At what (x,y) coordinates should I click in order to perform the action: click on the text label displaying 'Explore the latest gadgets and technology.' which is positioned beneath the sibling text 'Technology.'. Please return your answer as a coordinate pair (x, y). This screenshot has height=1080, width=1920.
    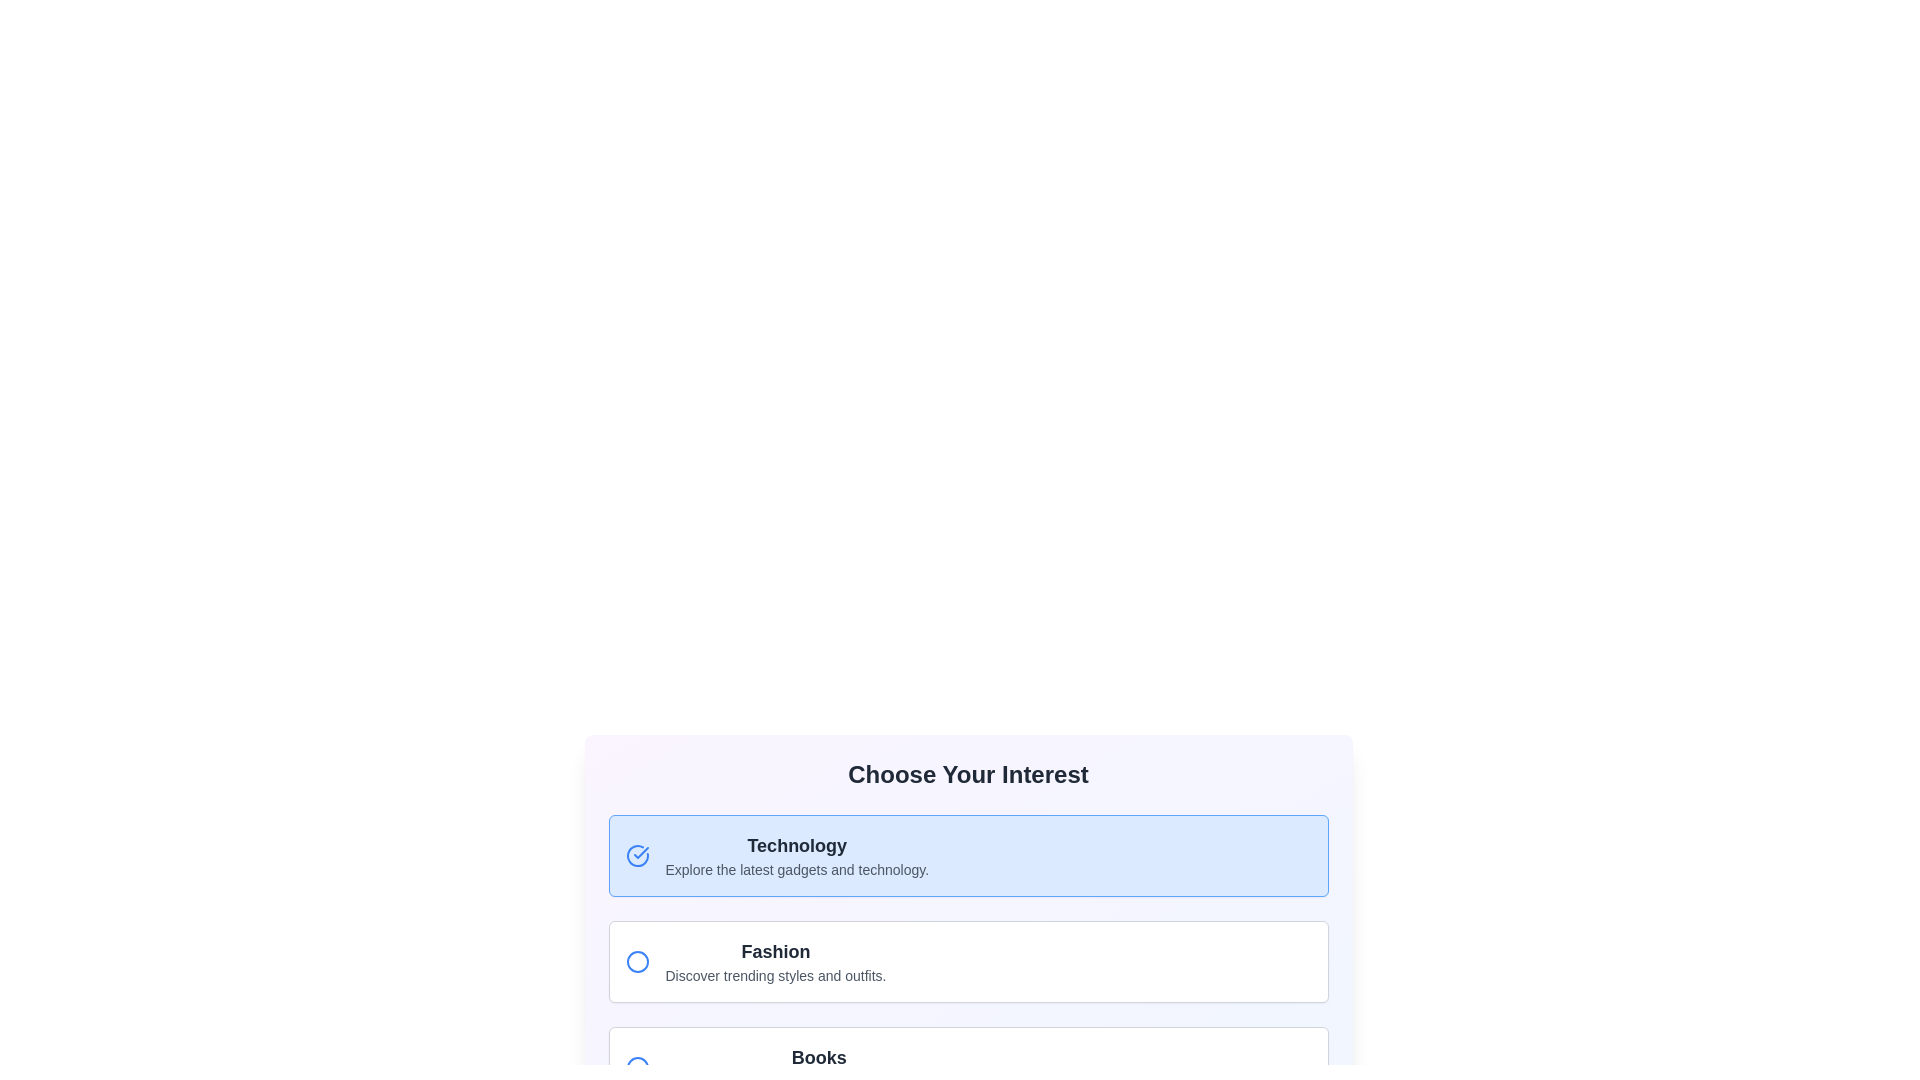
    Looking at the image, I should click on (796, 869).